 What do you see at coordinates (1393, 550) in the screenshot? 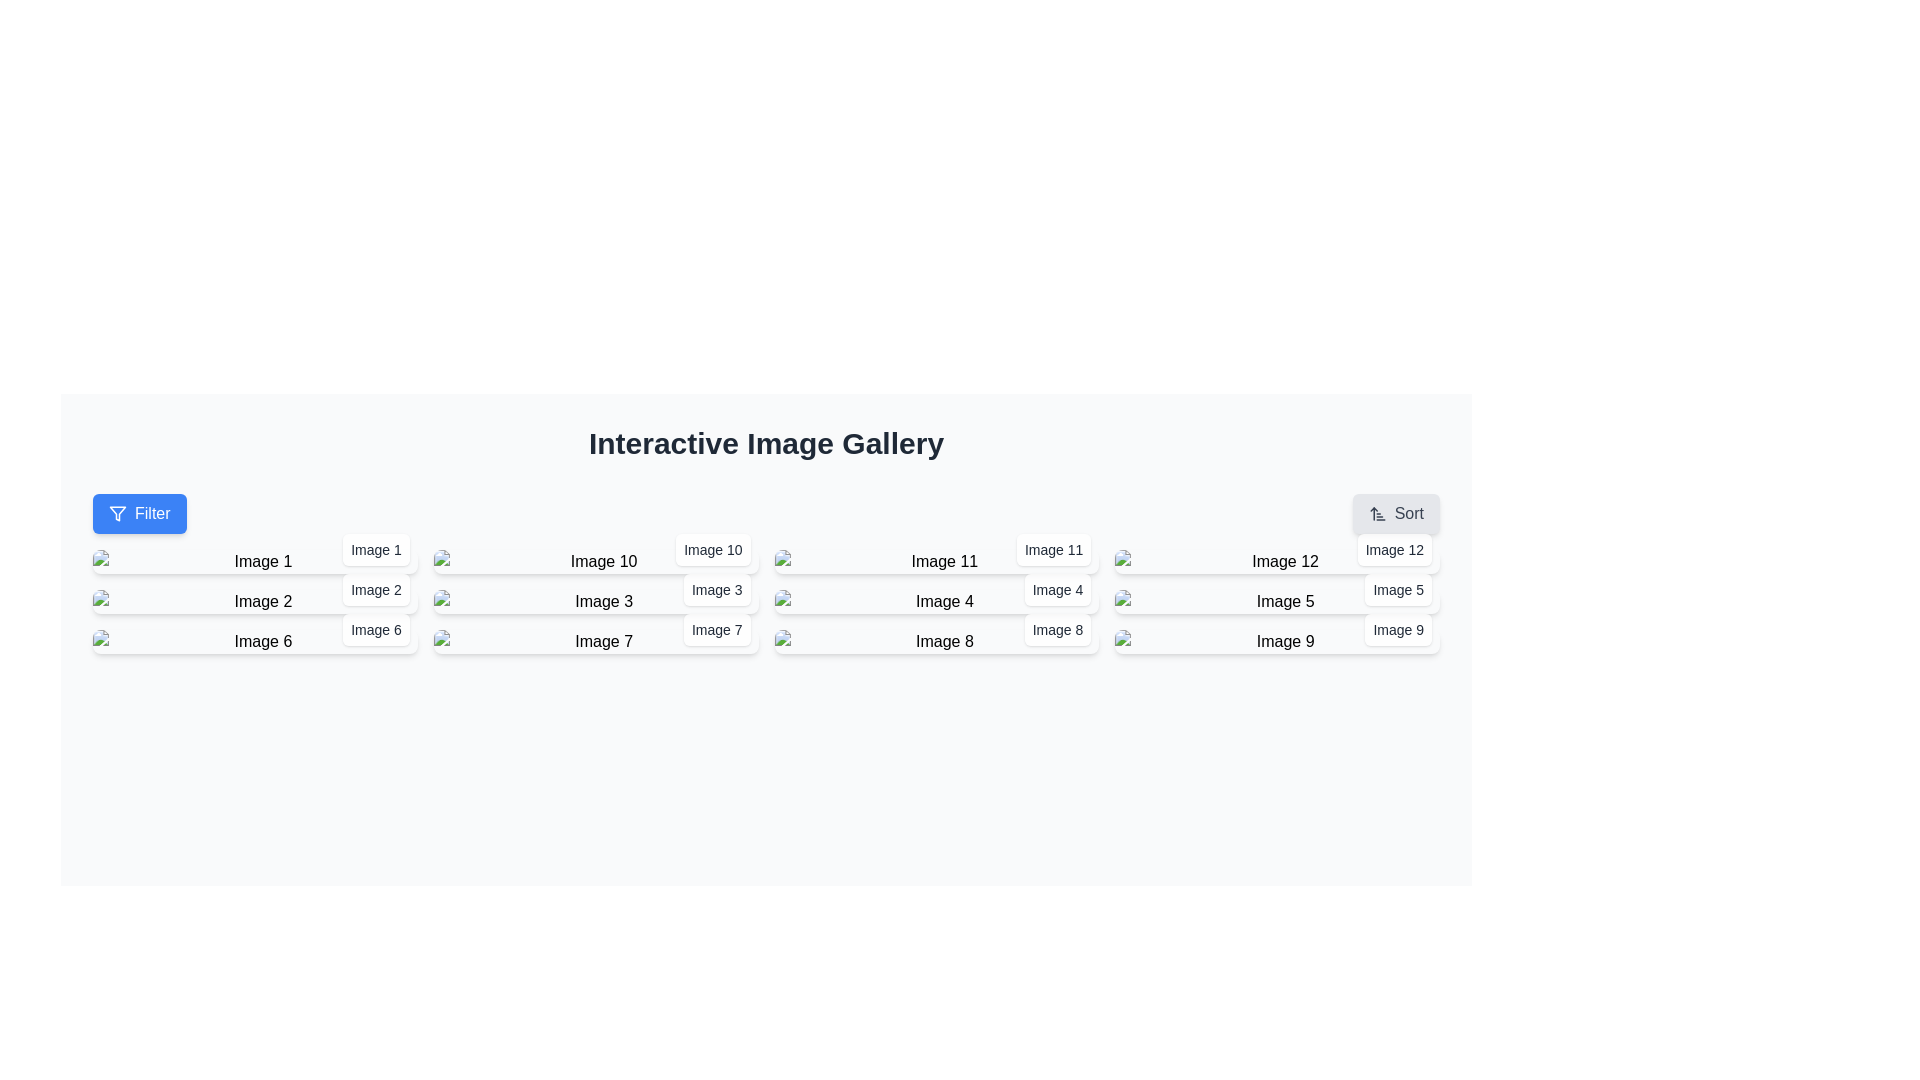
I see `the text label displaying 'Image 12', which is styled in a small font and dark gray color, located at the bottom-right corner of the twelfth image in a grid layout` at bounding box center [1393, 550].